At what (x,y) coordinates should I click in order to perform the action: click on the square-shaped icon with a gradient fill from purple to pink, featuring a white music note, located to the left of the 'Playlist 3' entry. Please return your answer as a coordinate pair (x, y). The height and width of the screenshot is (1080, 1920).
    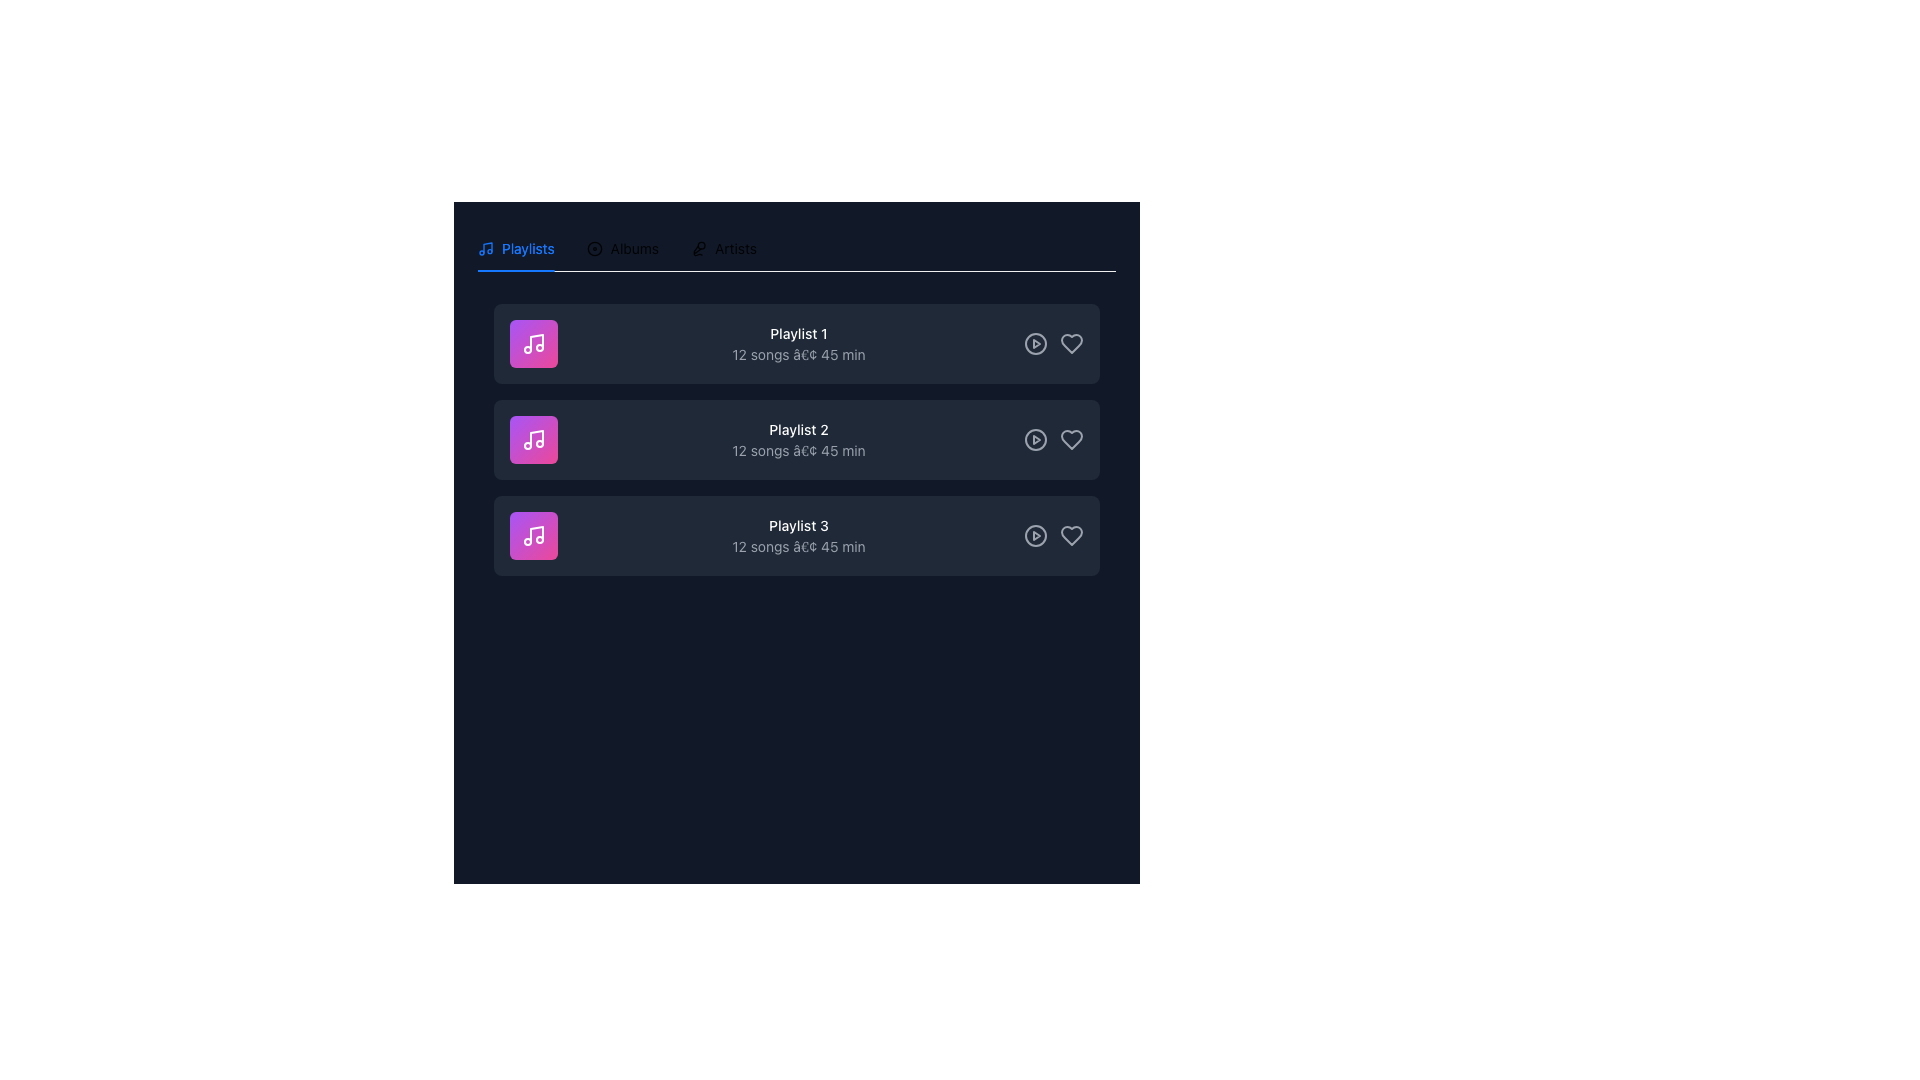
    Looking at the image, I should click on (533, 535).